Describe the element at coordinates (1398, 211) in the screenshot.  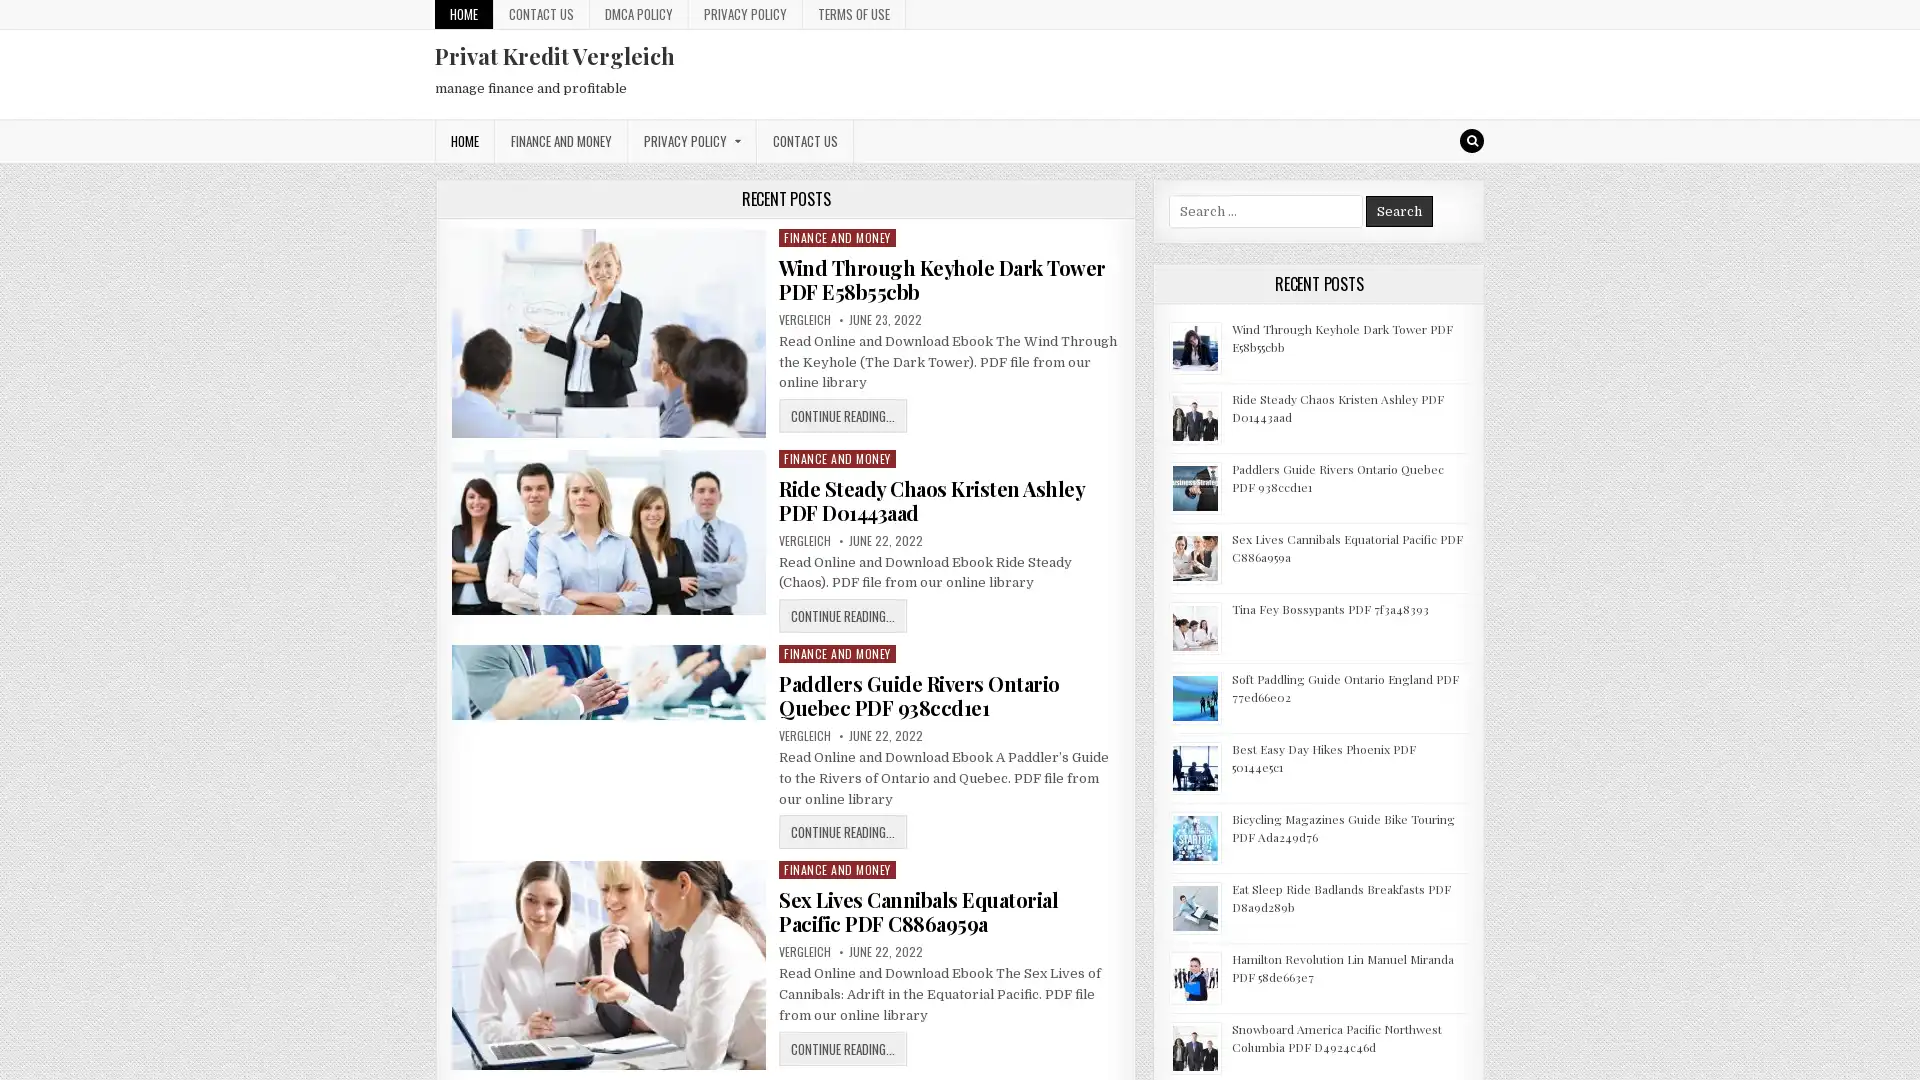
I see `Search` at that location.